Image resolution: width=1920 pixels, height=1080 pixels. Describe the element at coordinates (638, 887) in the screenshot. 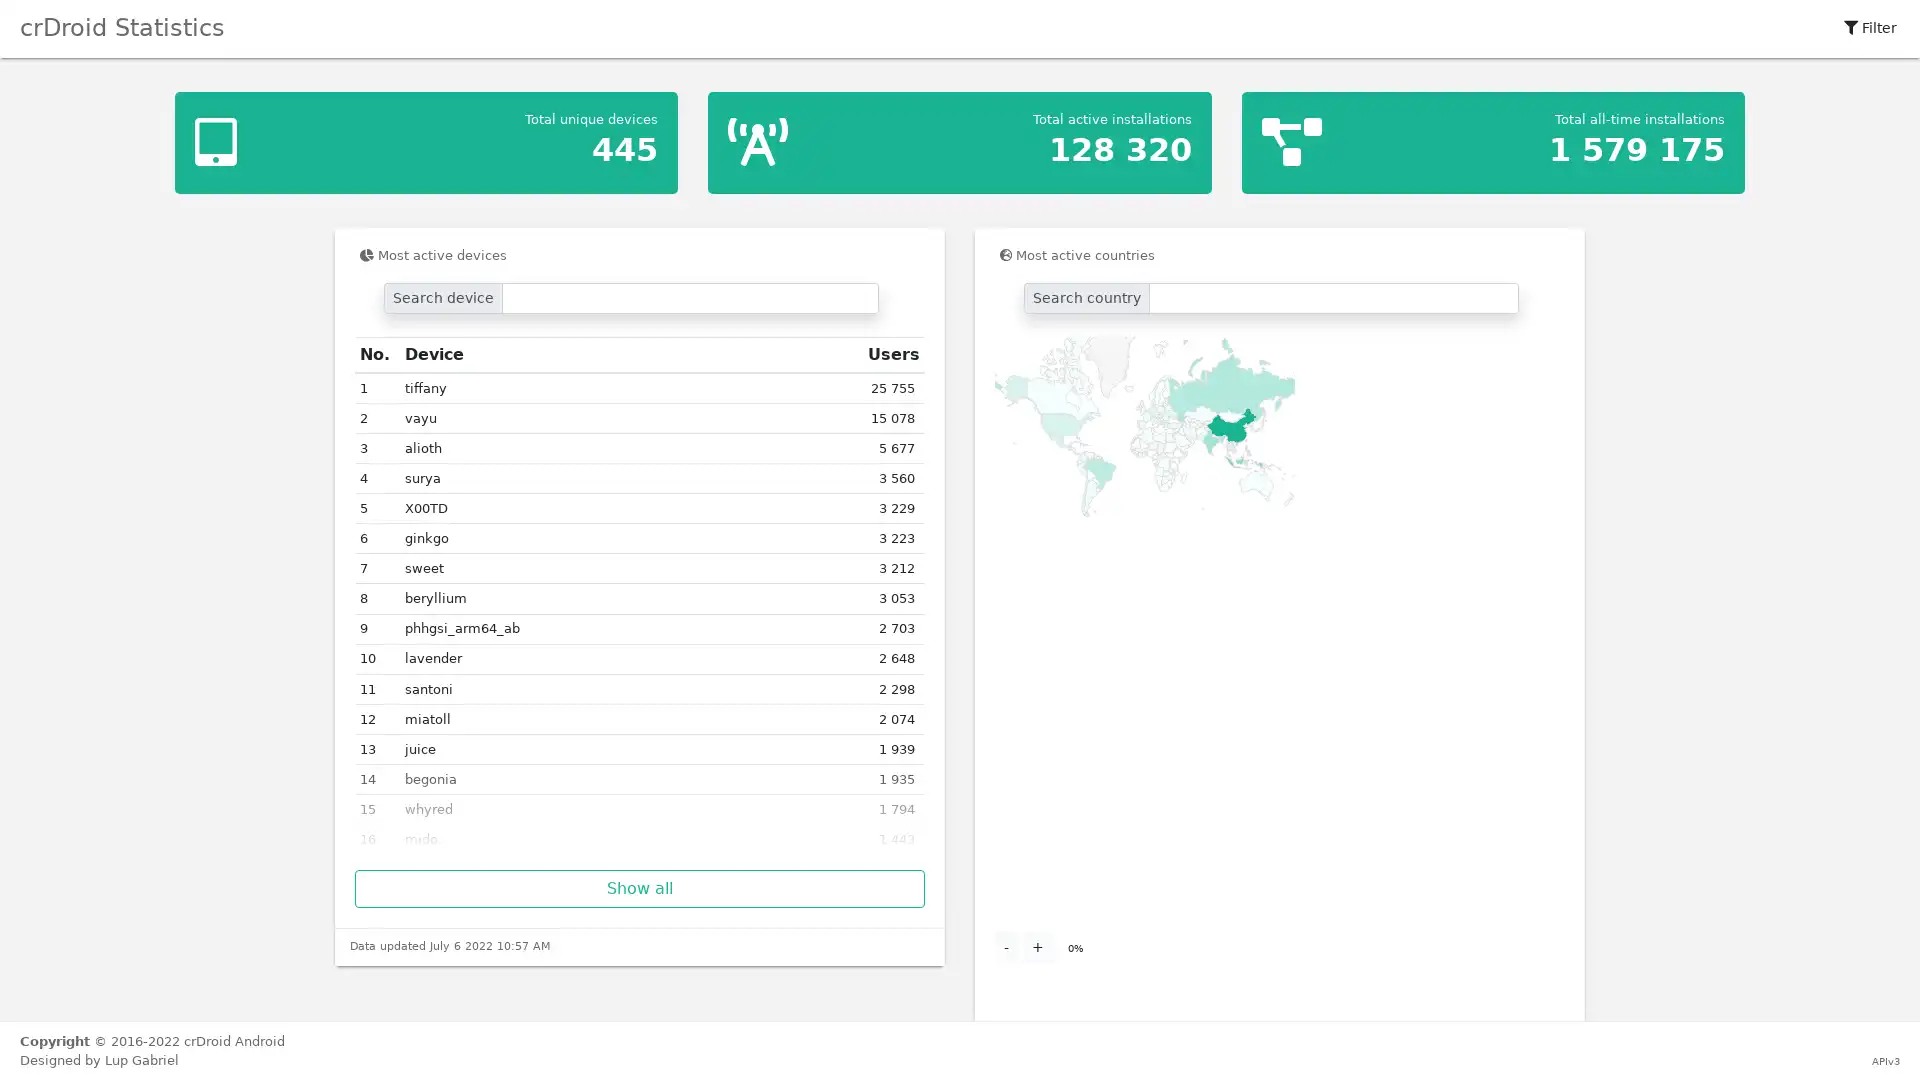

I see `Show all` at that location.